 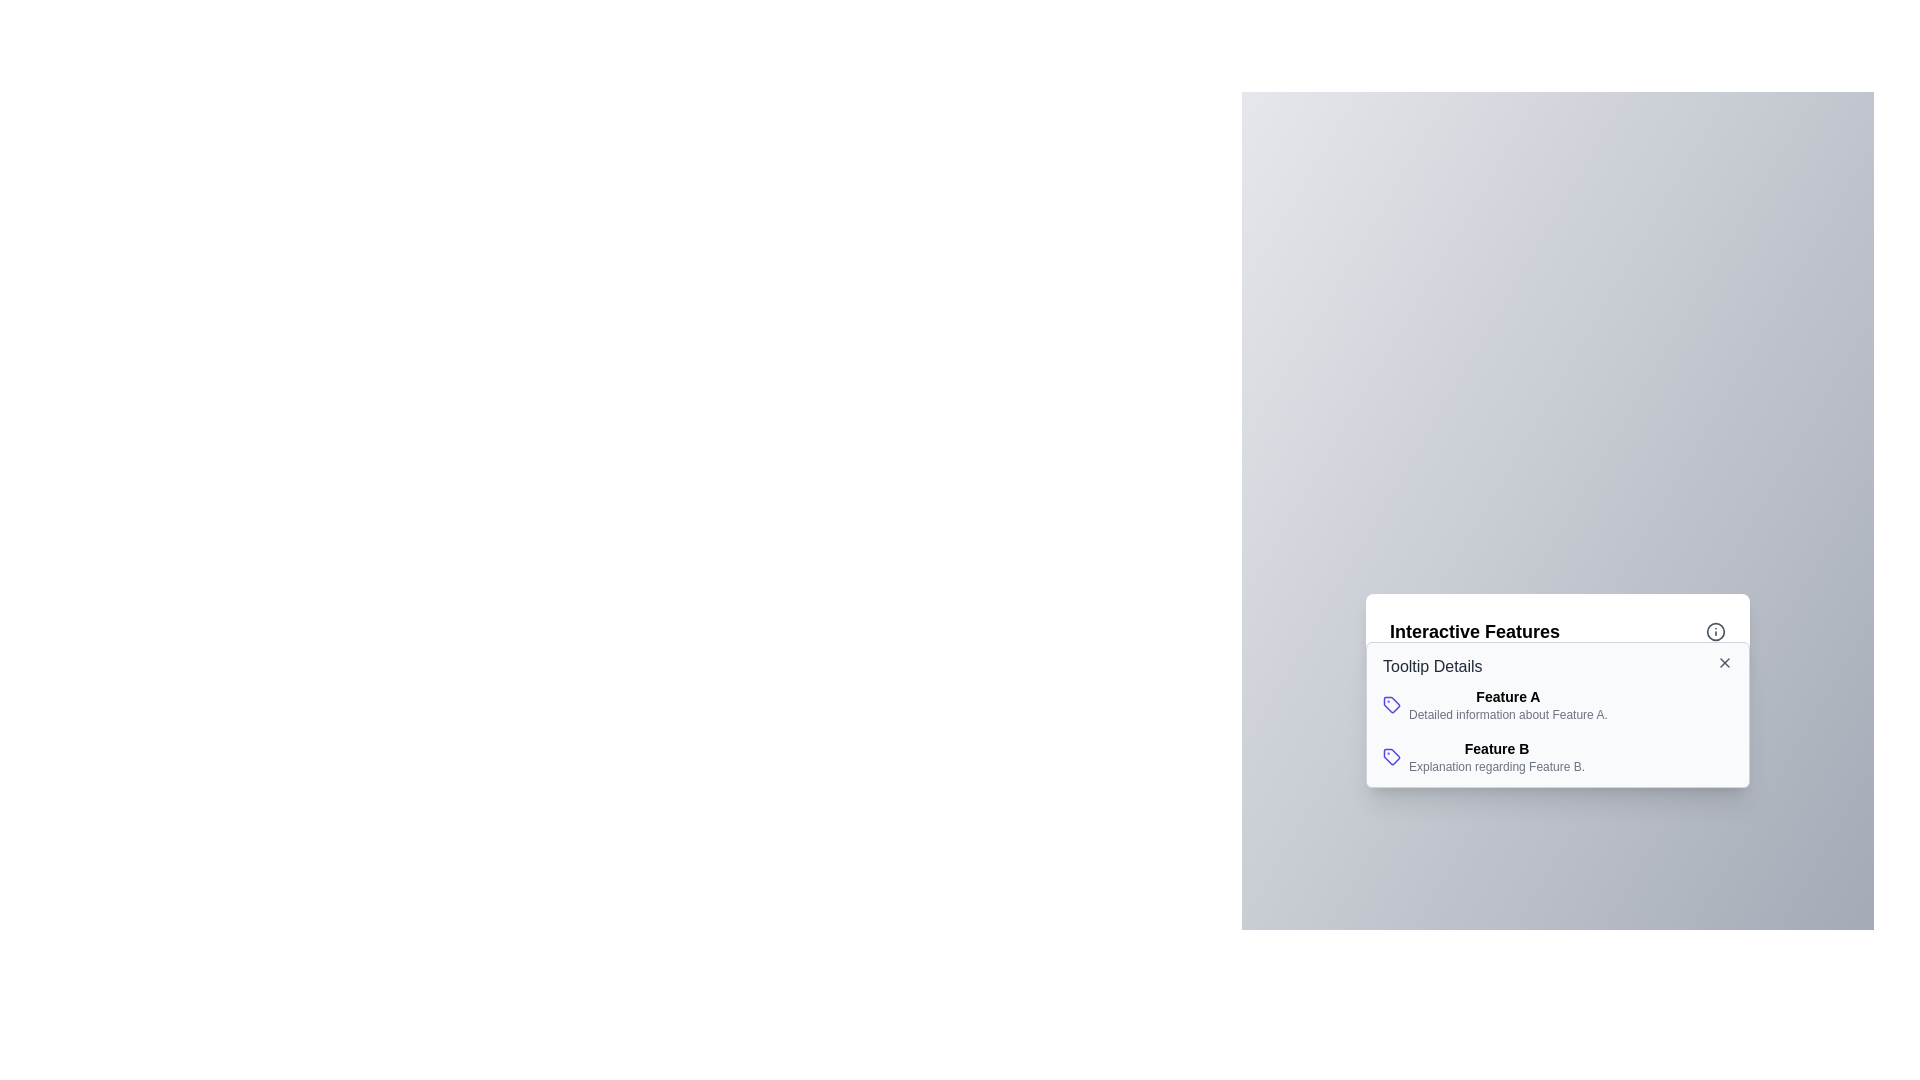 What do you see at coordinates (1508, 696) in the screenshot?
I see `the Text Label that serves as a header for 'Feature A' in the tooltip window, located under 'Tooltip Details'` at bounding box center [1508, 696].